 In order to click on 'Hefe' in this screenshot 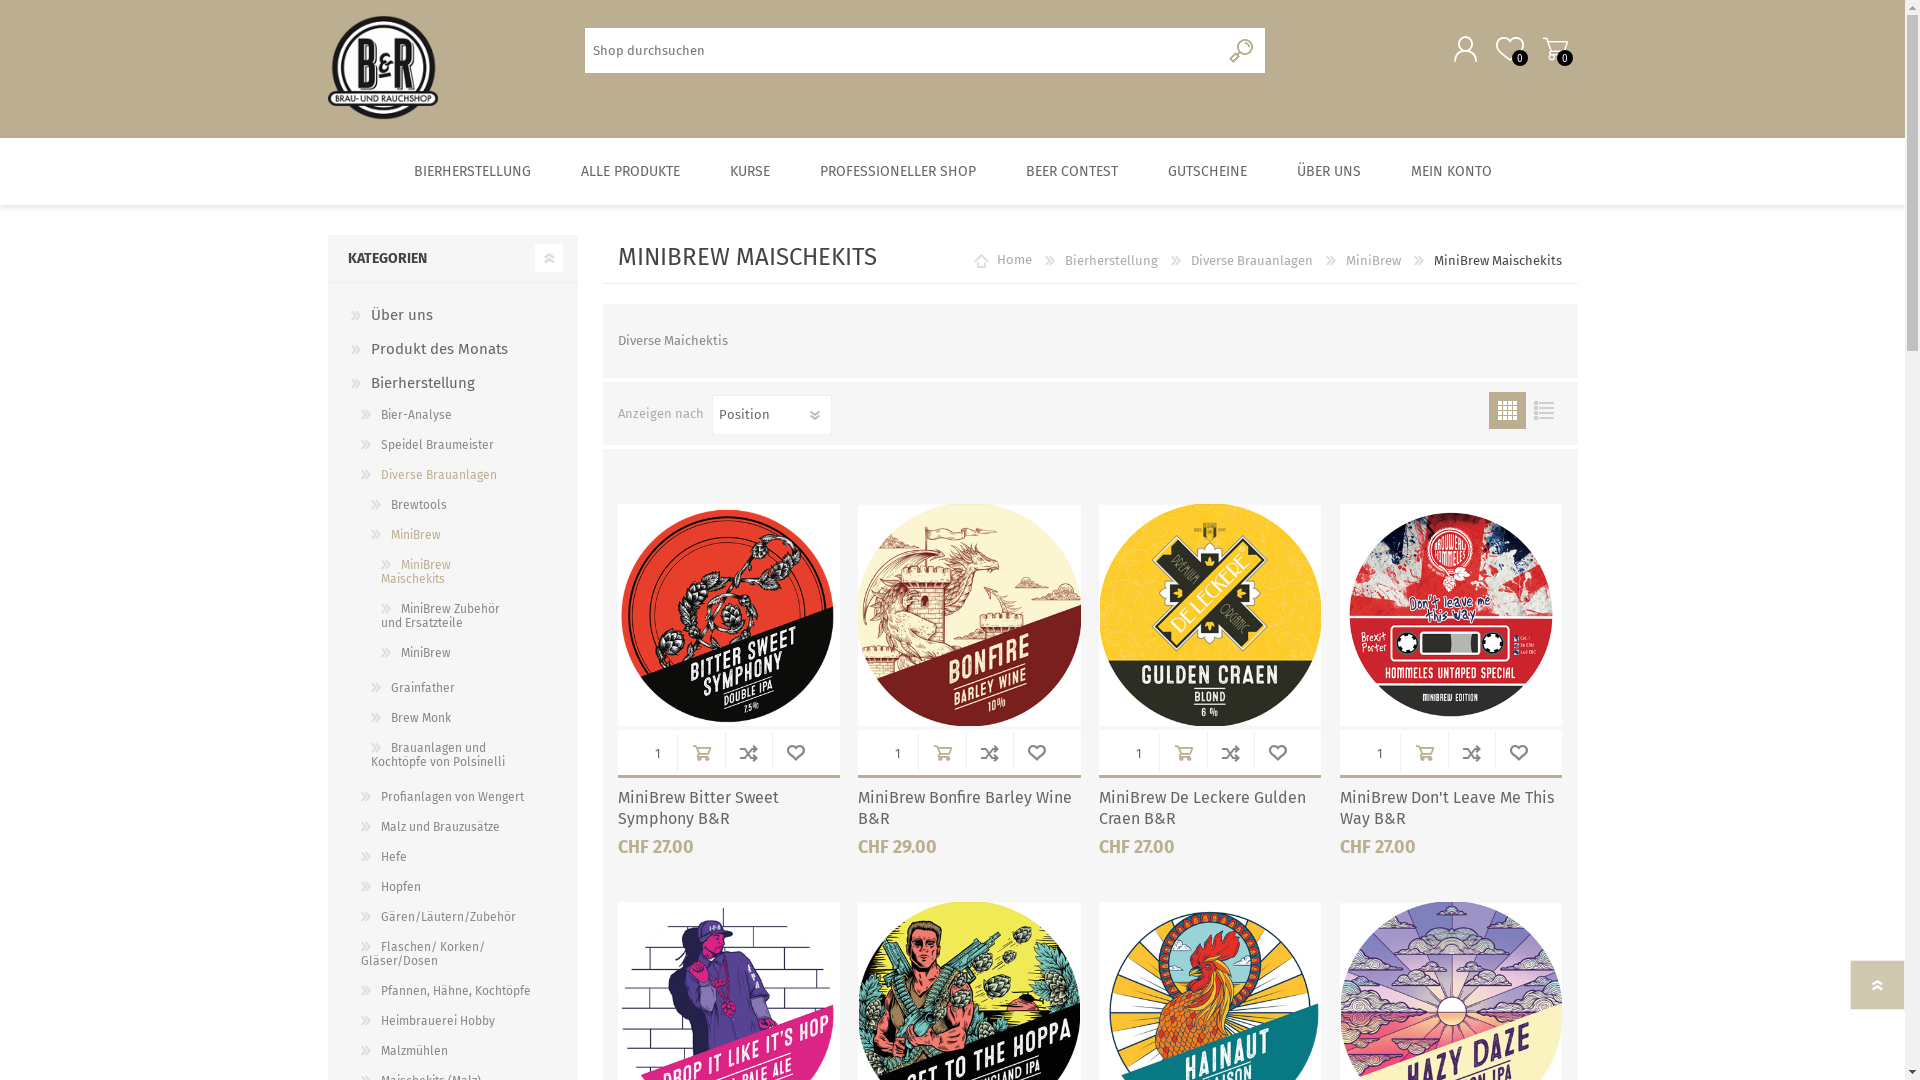, I will do `click(384, 855)`.